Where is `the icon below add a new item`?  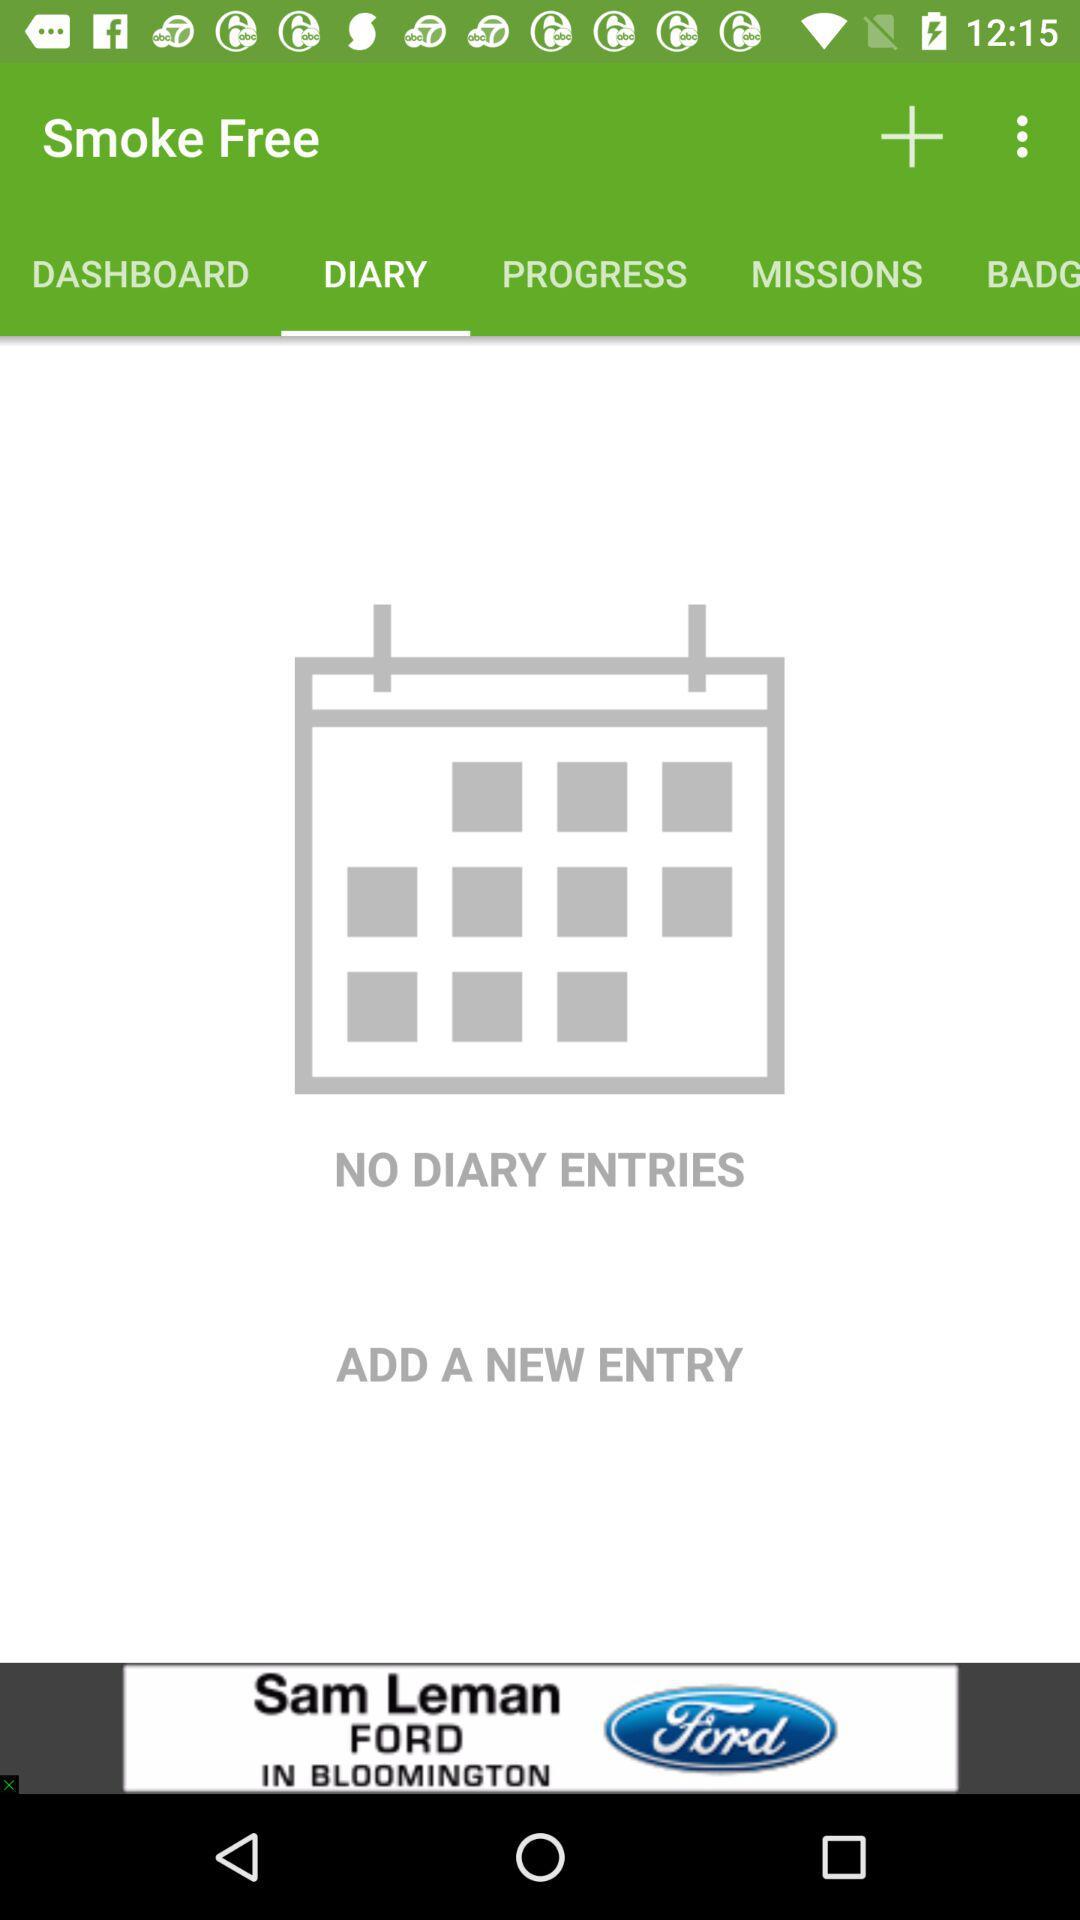
the icon below add a new item is located at coordinates (540, 1727).